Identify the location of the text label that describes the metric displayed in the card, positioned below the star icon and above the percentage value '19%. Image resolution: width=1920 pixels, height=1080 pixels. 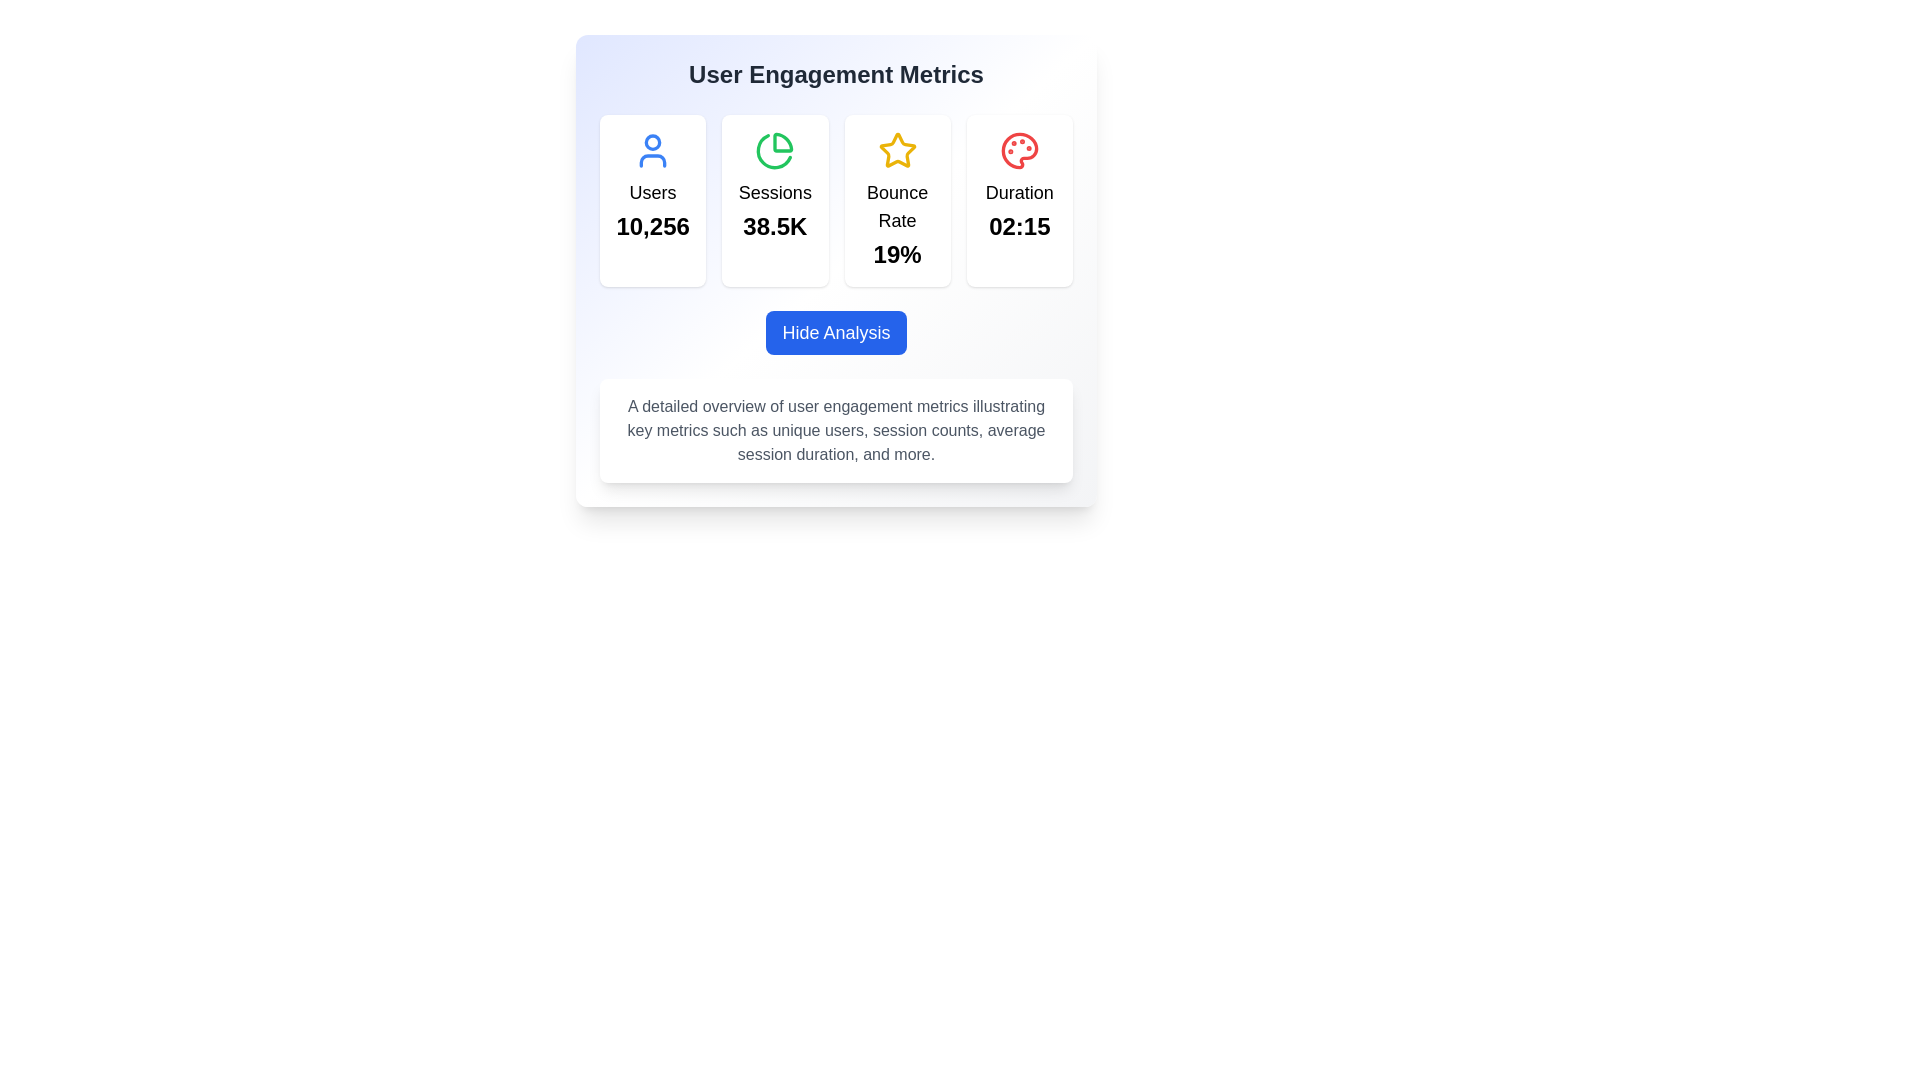
(896, 207).